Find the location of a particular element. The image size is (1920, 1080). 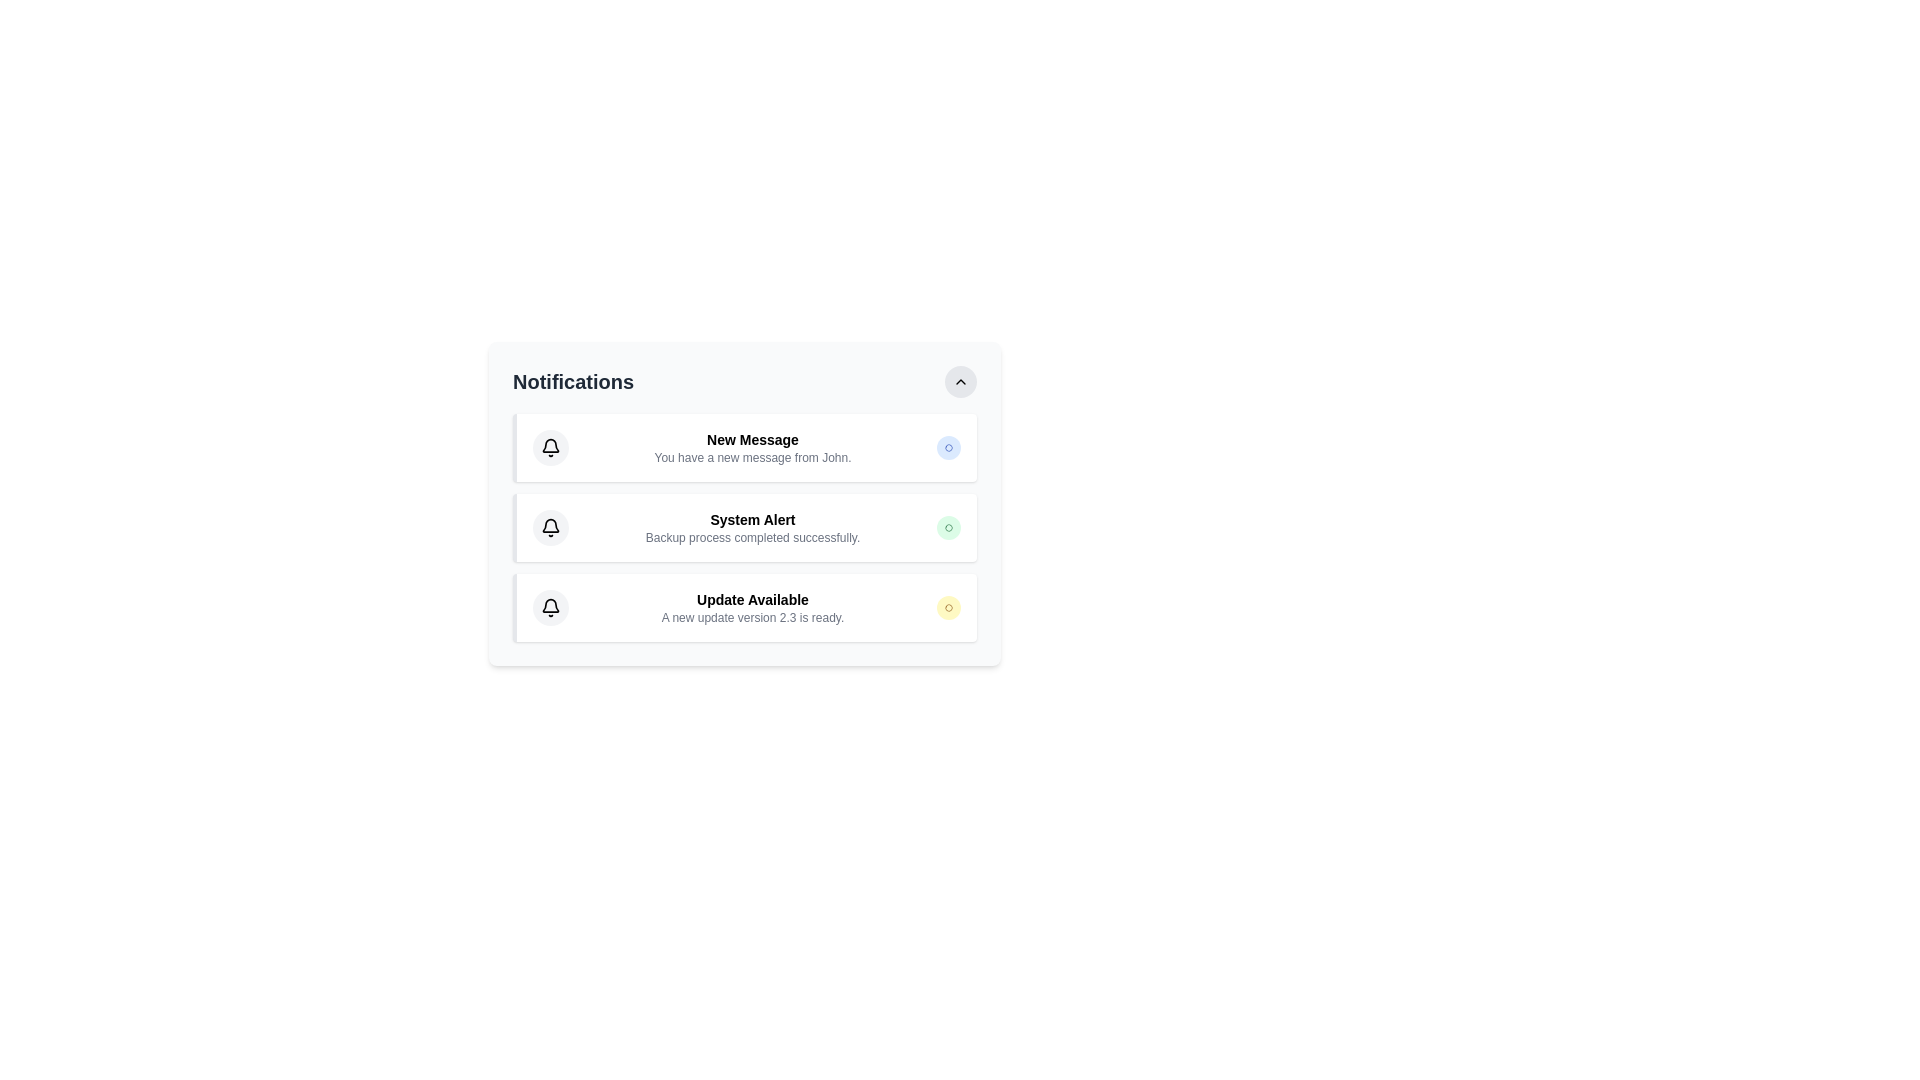

the text label that reads 'A new update version 2.3 is ready.' which is styled with a small font size and gray color, located directly below the 'Update Available' title in the third notification item is located at coordinates (752, 616).